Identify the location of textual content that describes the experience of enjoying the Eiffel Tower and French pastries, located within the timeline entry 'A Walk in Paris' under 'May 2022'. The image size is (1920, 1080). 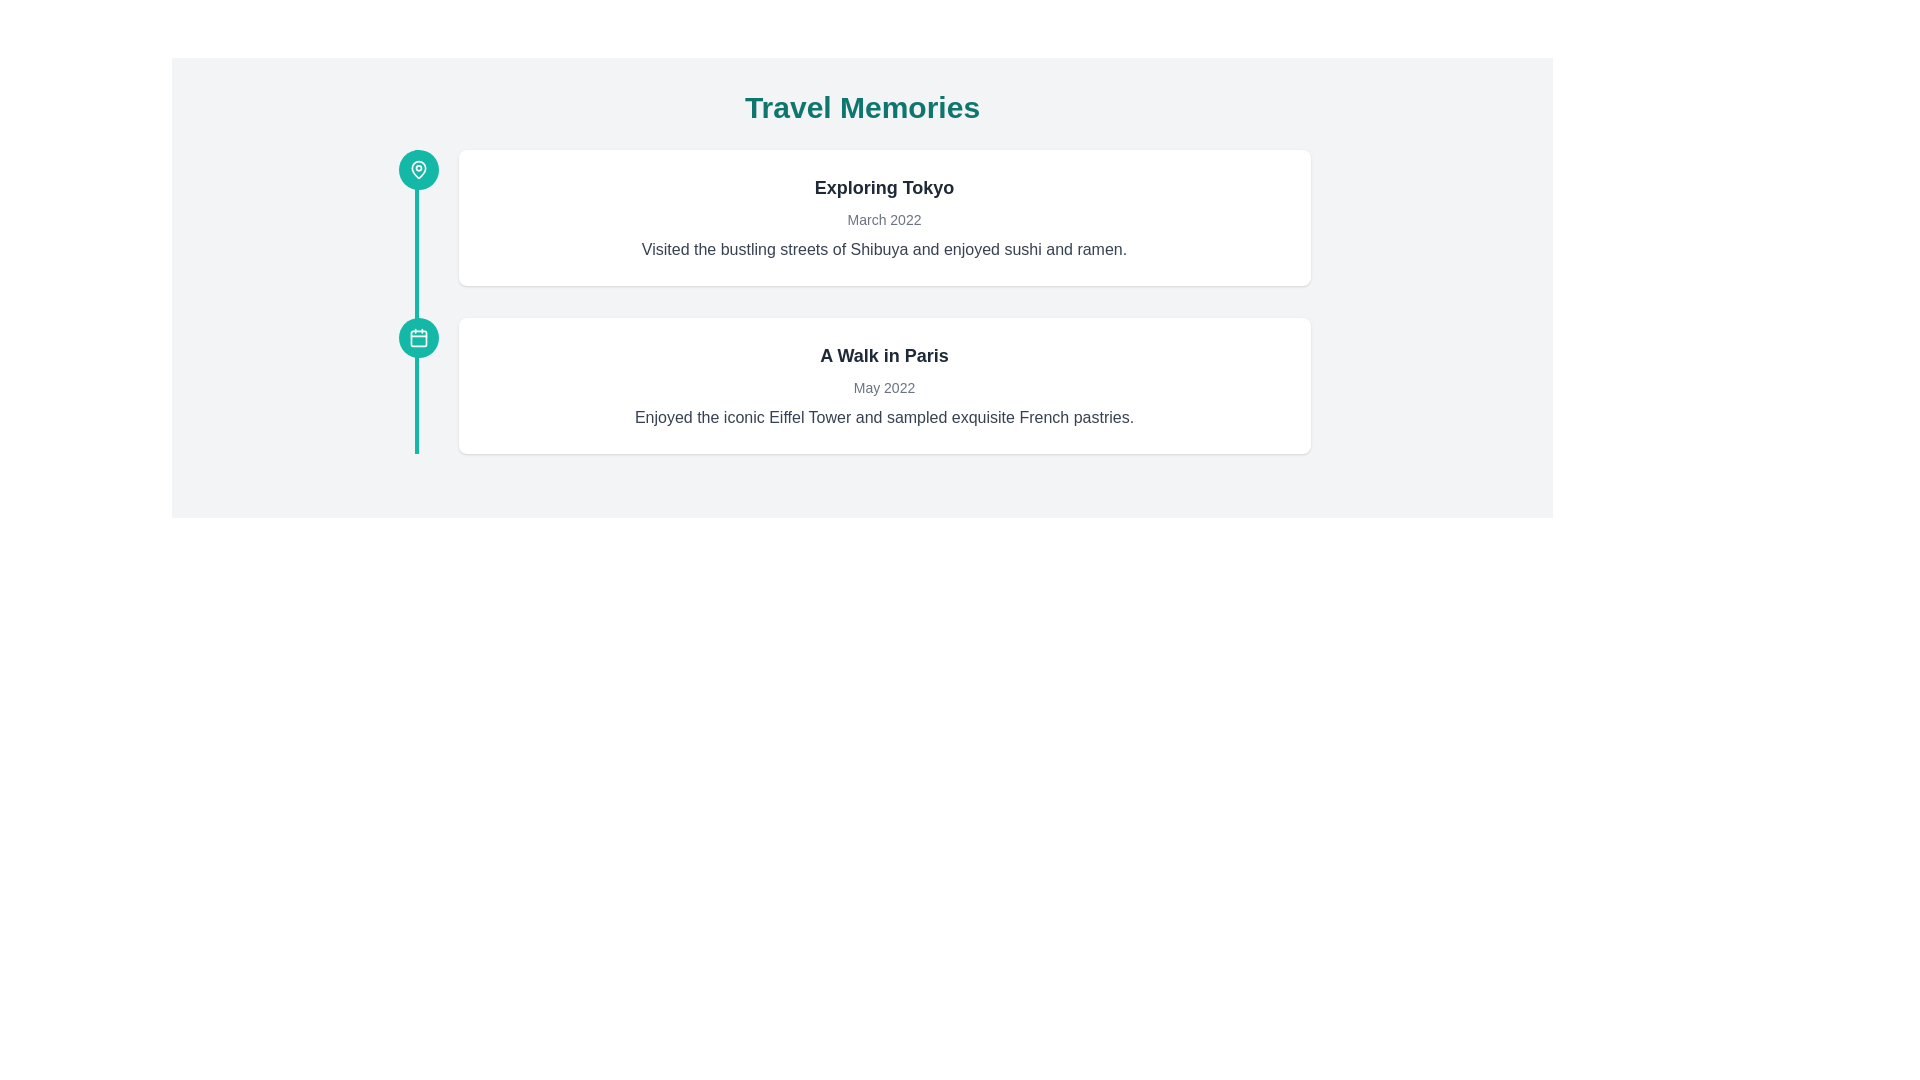
(883, 416).